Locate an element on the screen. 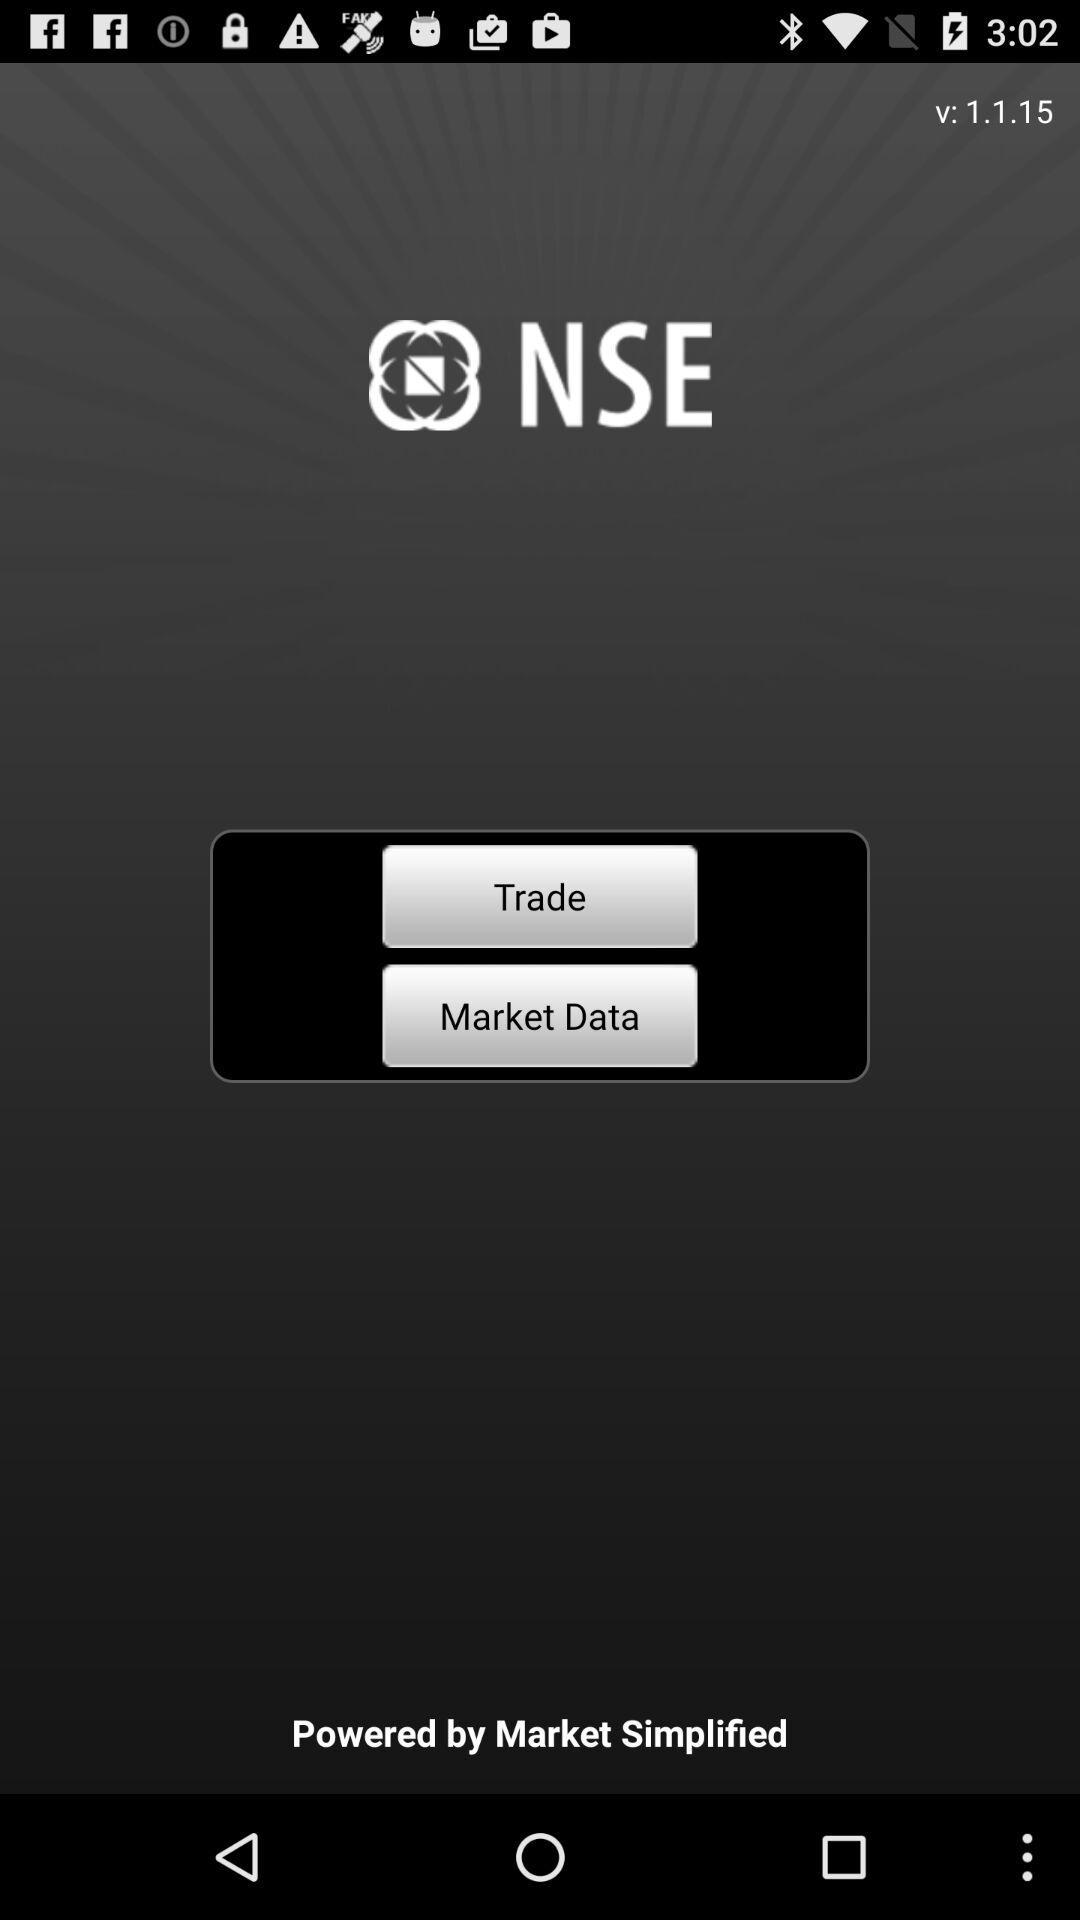 The image size is (1080, 1920). item above market data is located at coordinates (540, 895).